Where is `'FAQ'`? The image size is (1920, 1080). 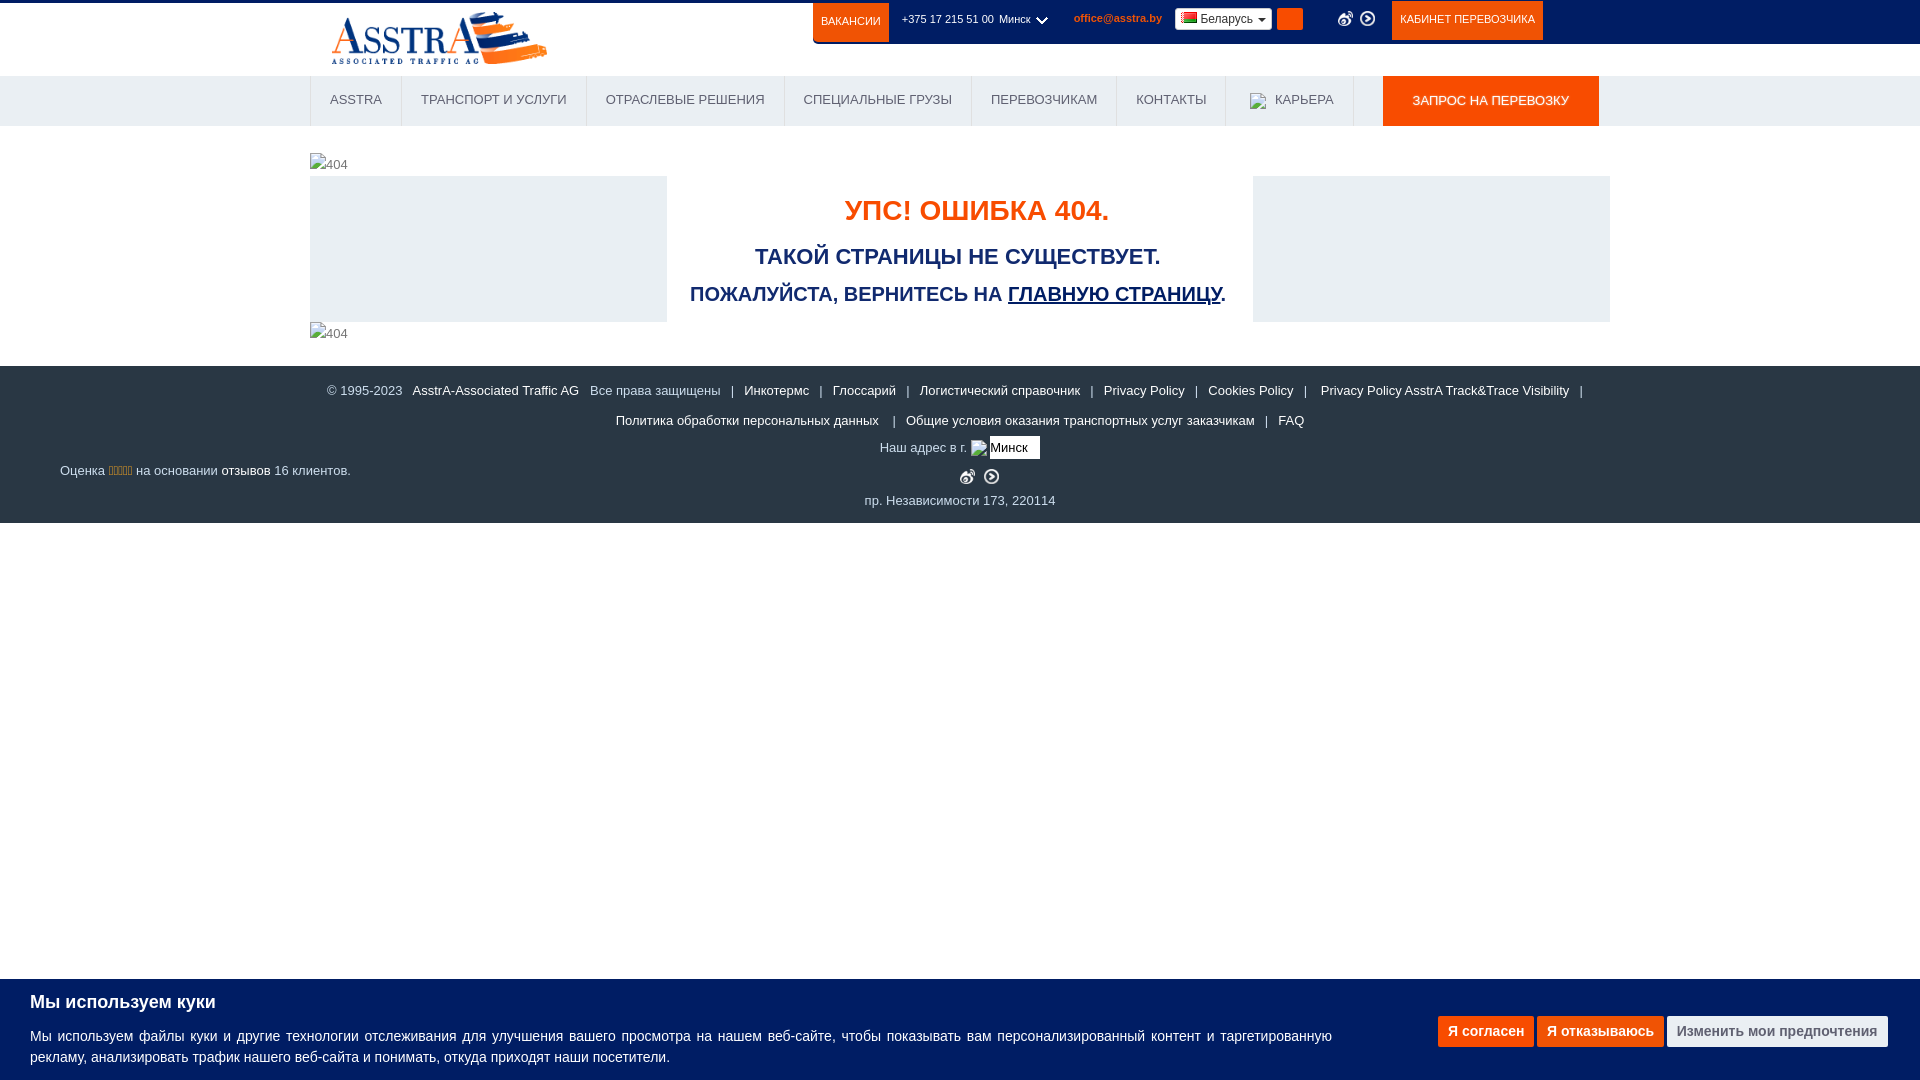
'FAQ' is located at coordinates (1291, 419).